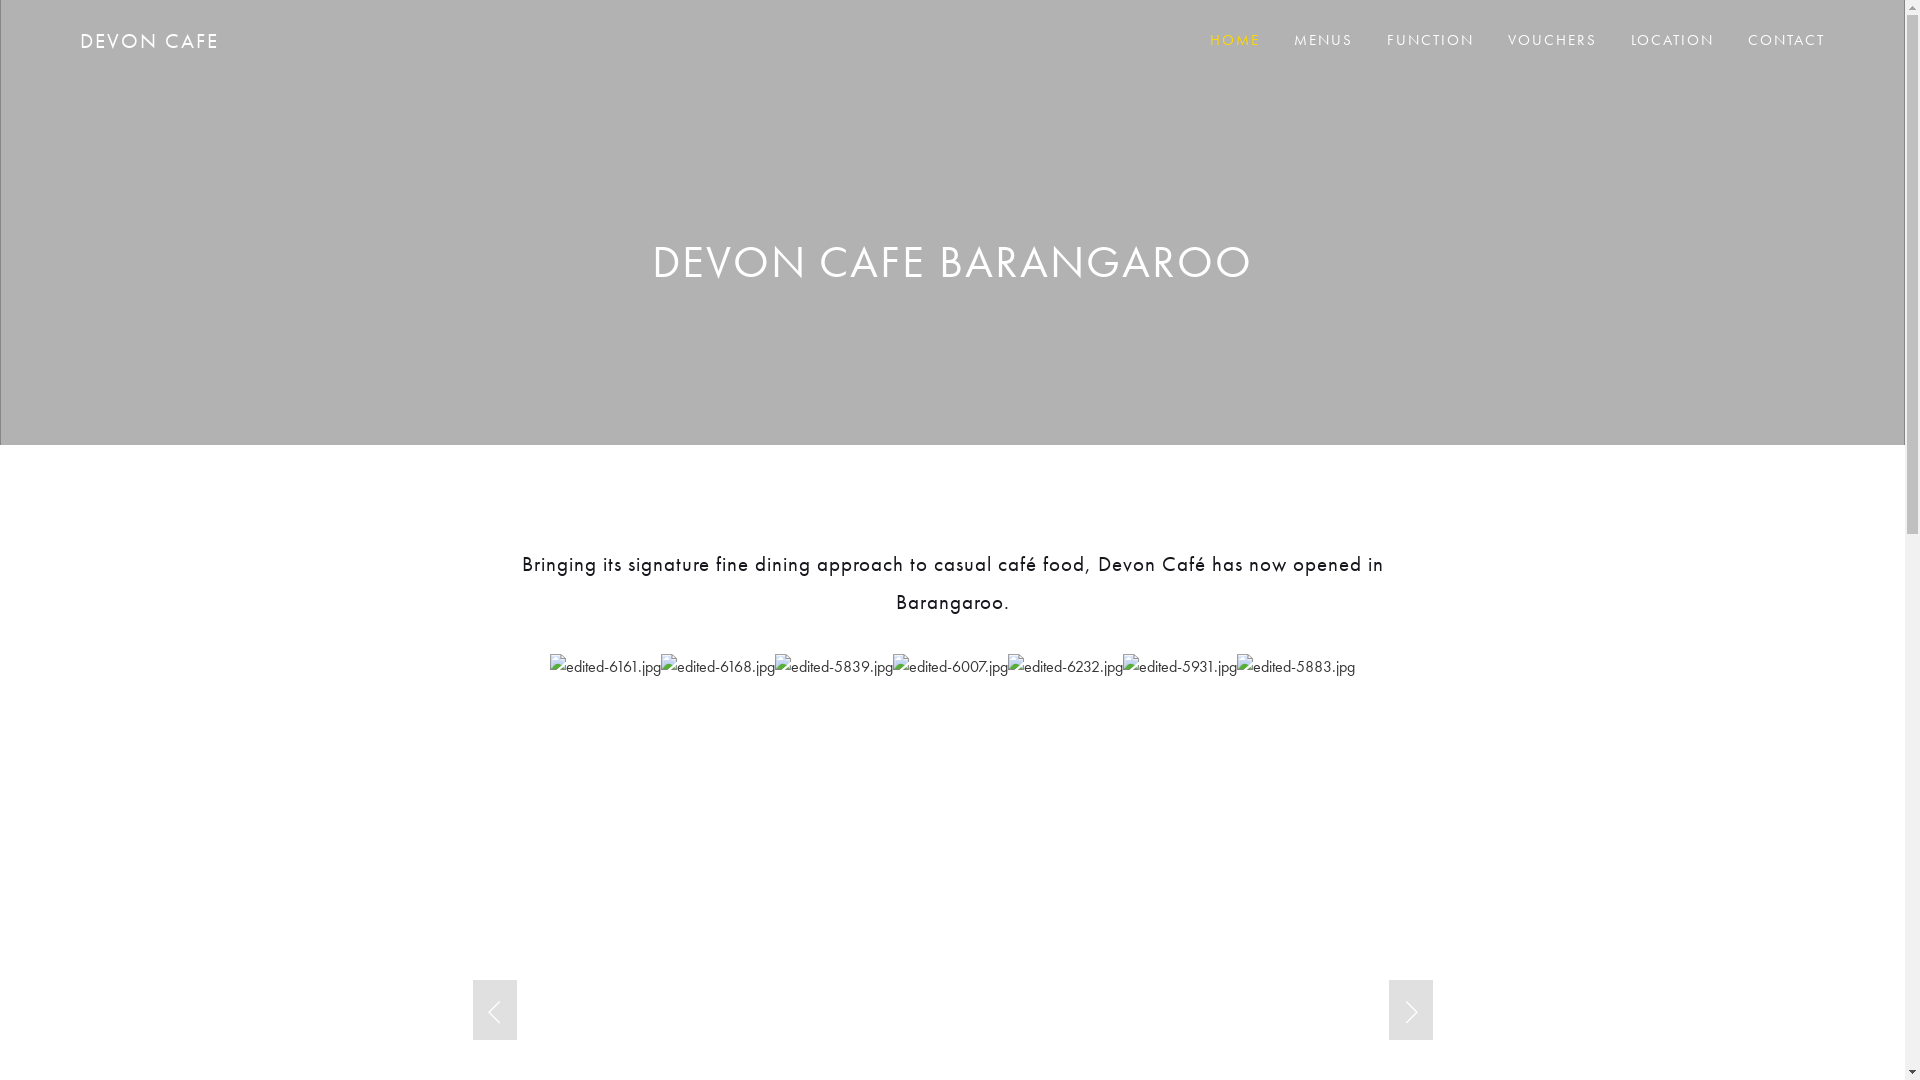  I want to click on 'FUNCTION', so click(1429, 39).